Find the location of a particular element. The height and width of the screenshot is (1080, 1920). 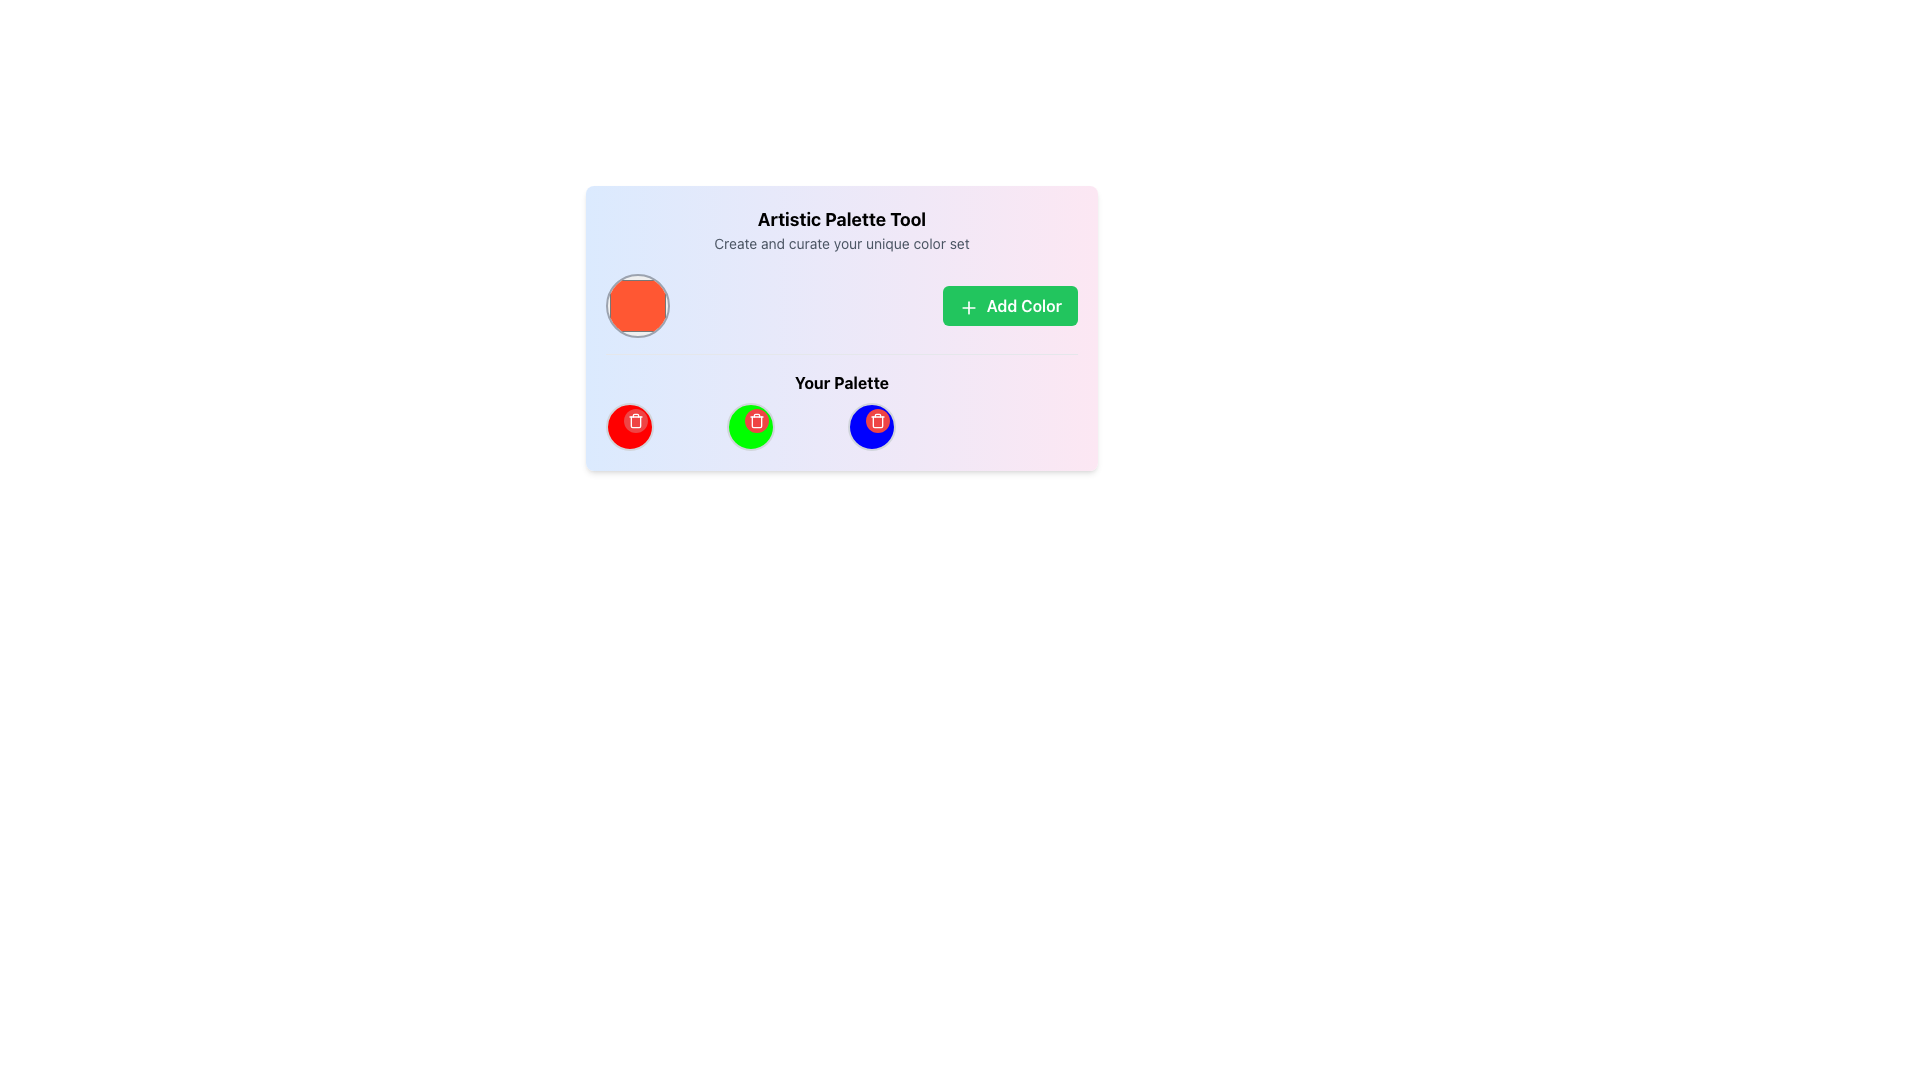

the 'Your Palette' text label, which is styled in bold black font and centered above a grid of colored circular components is located at coordinates (841, 382).